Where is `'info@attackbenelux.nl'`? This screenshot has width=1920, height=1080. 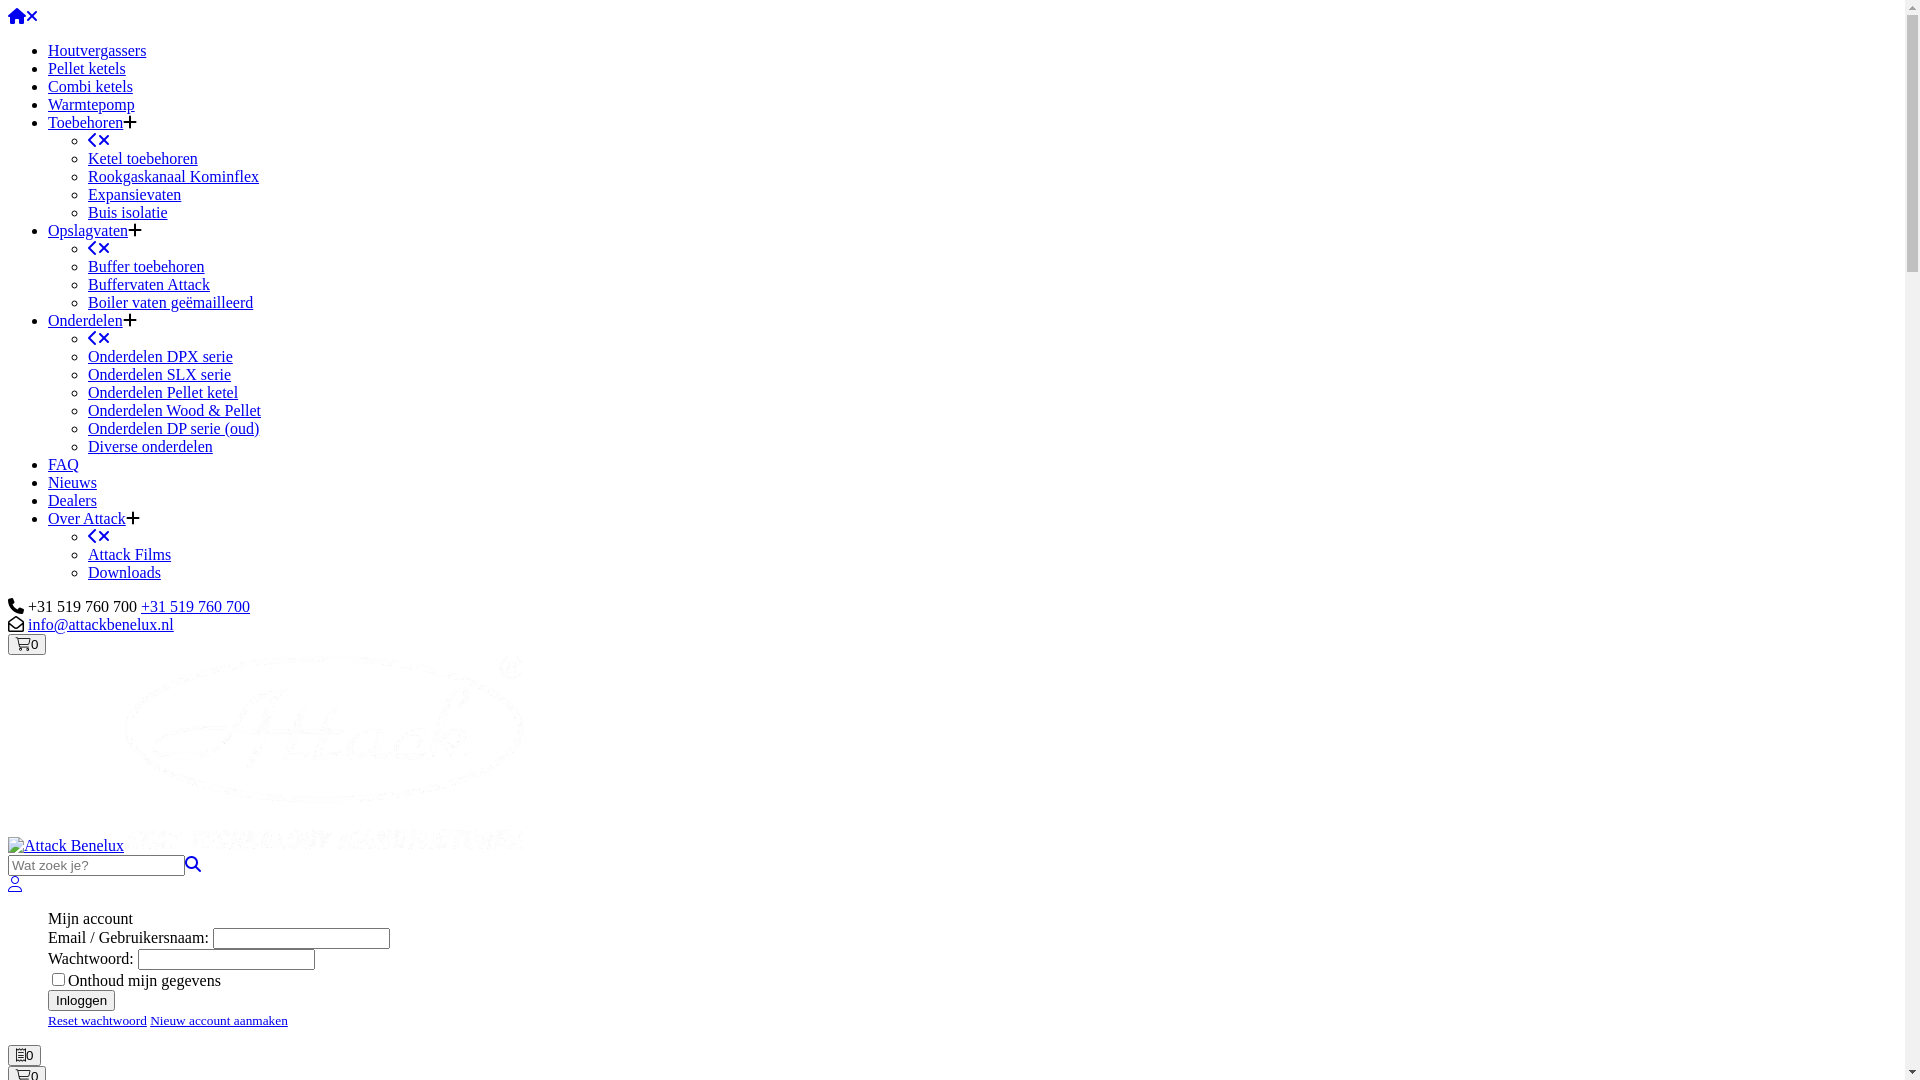
'info@attackbenelux.nl' is located at coordinates (28, 623).